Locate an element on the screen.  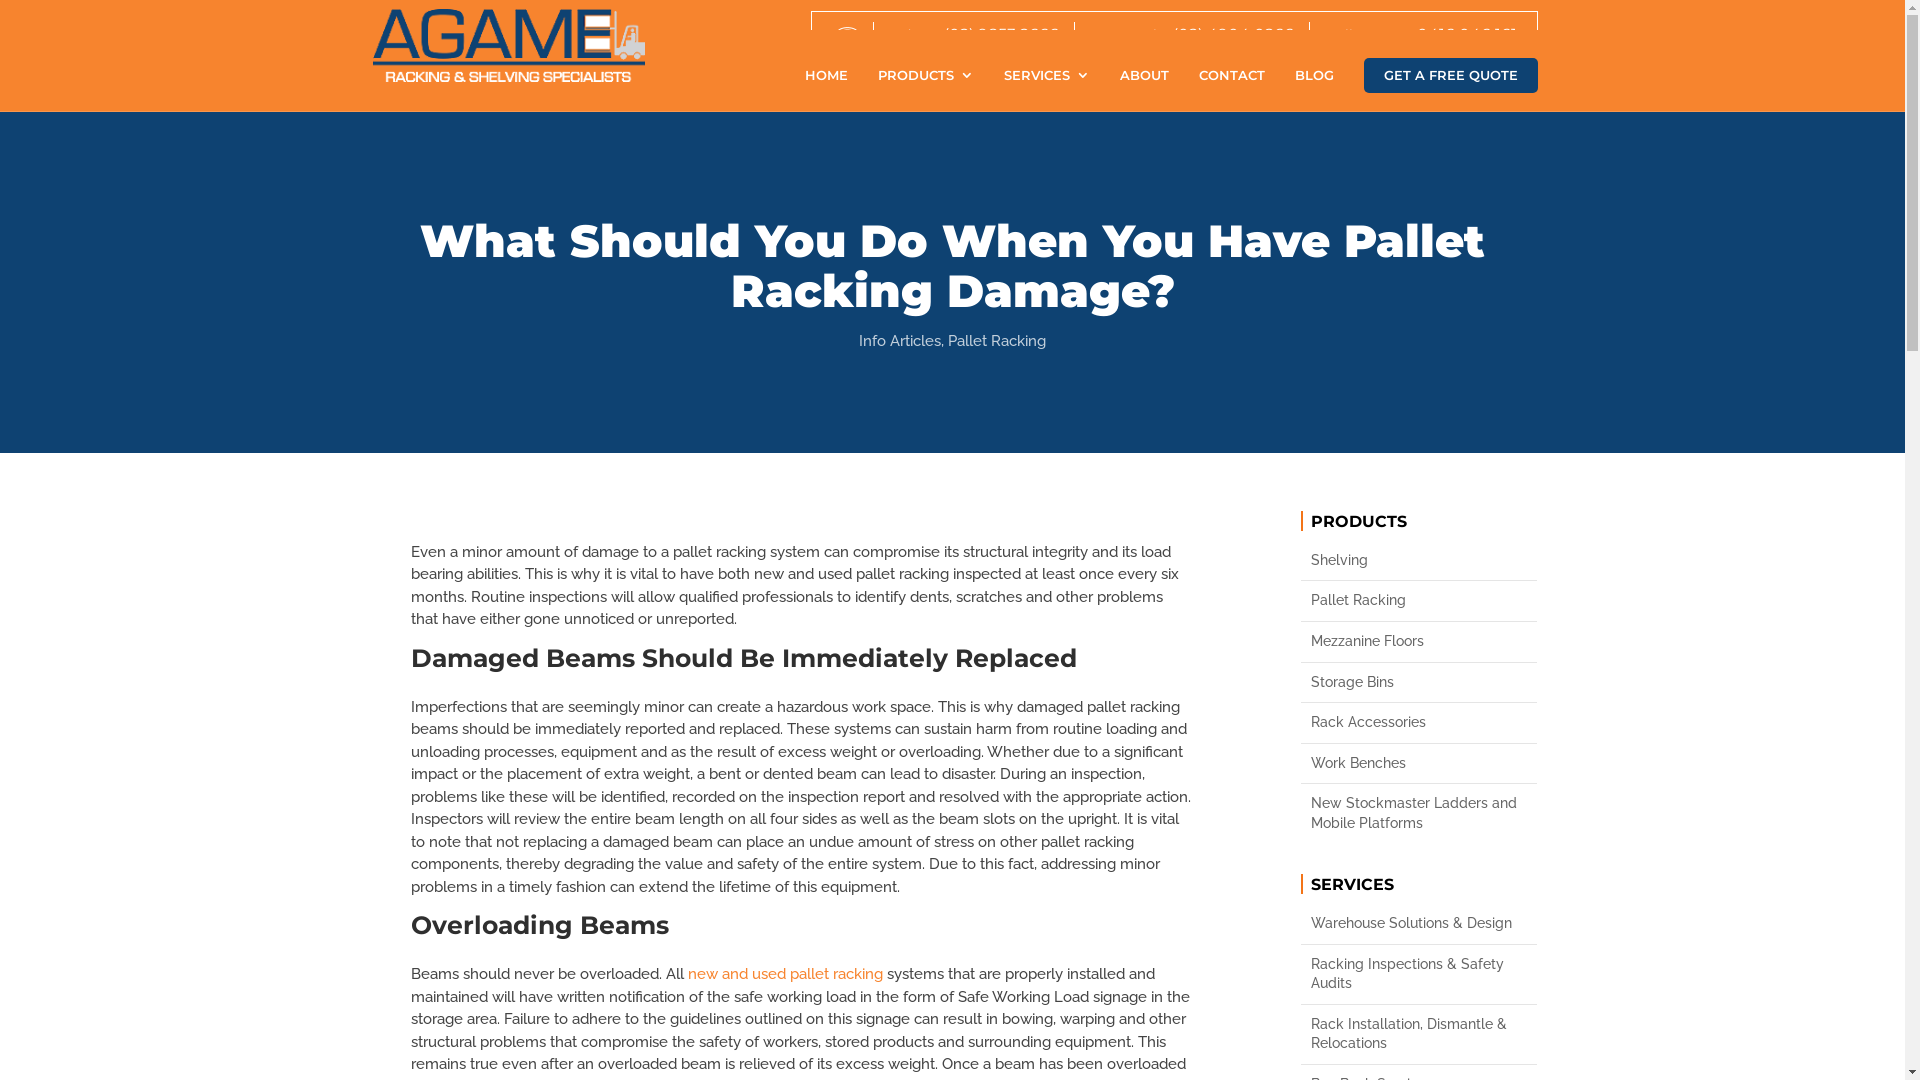
'Wollongong:' is located at coordinates (1364, 34).